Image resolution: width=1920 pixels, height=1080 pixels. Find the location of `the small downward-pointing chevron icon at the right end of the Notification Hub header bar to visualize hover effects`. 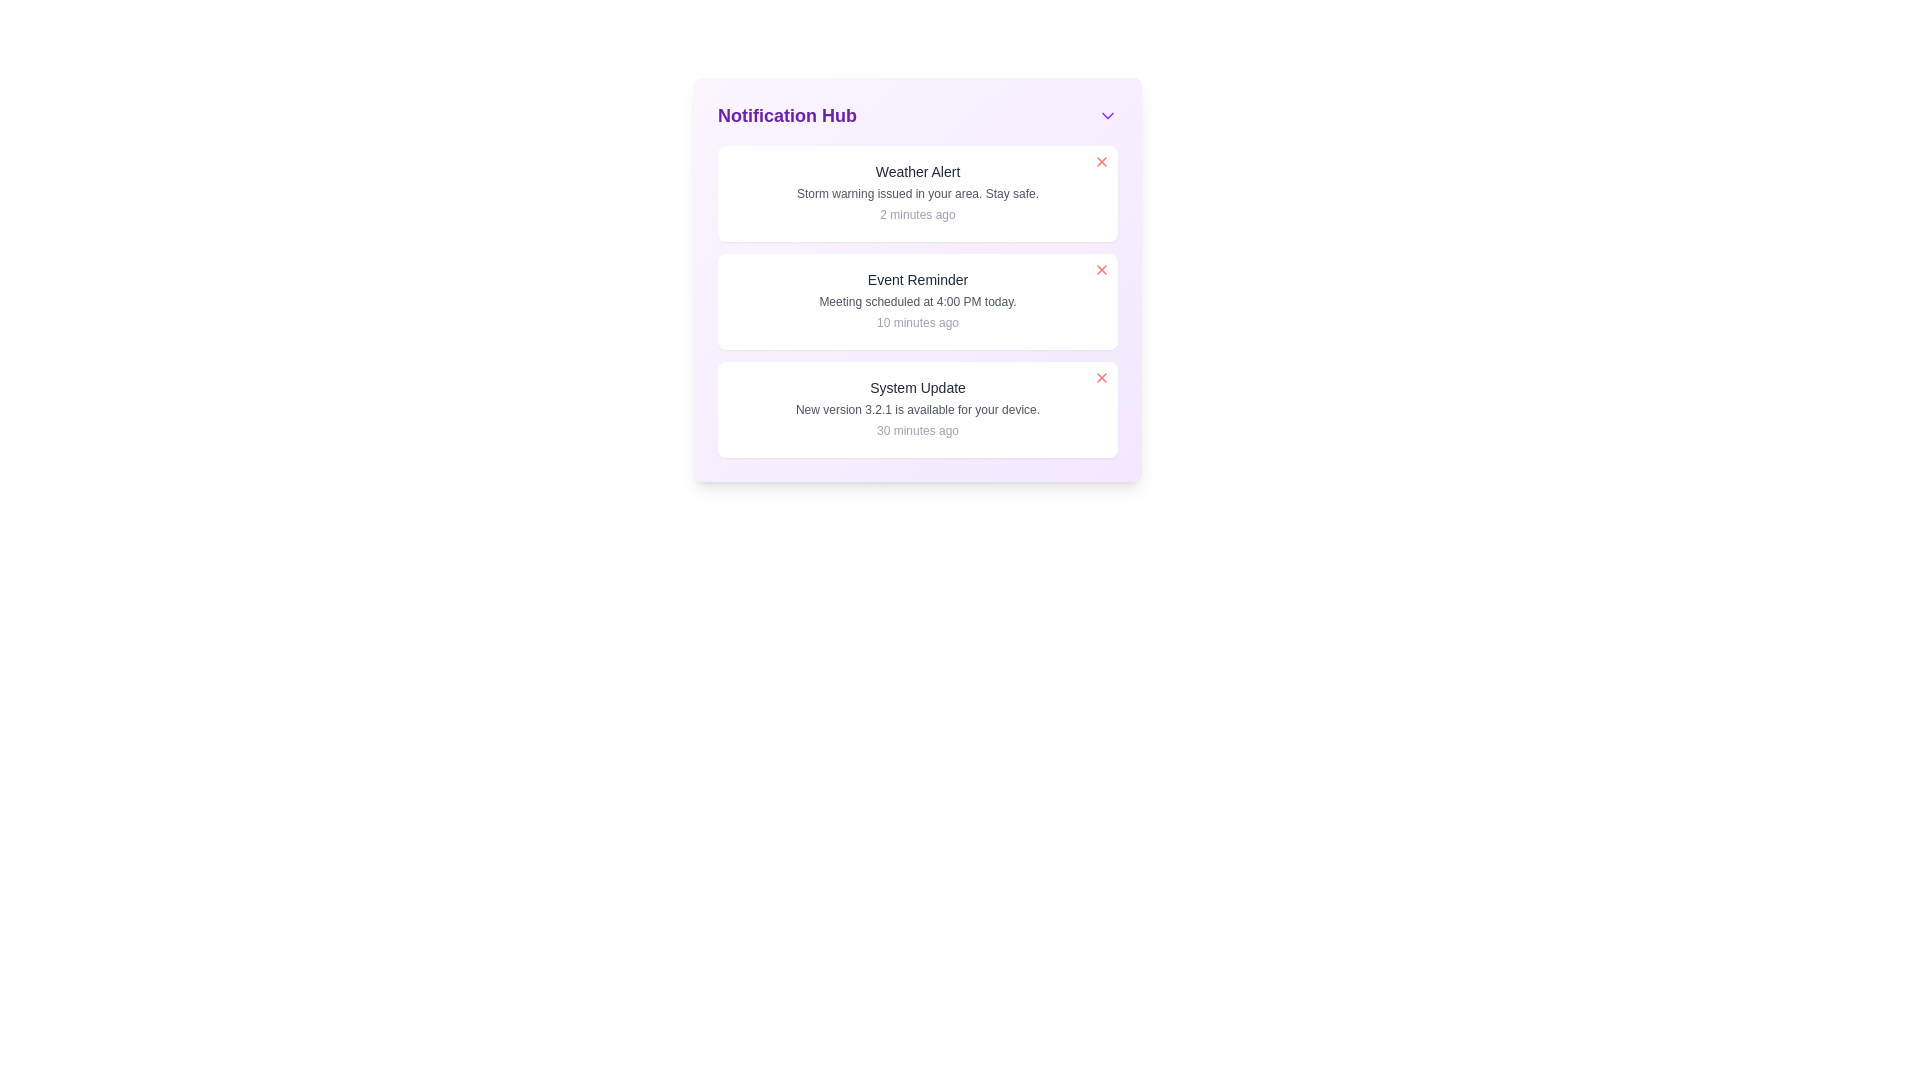

the small downward-pointing chevron icon at the right end of the Notification Hub header bar to visualize hover effects is located at coordinates (1107, 115).